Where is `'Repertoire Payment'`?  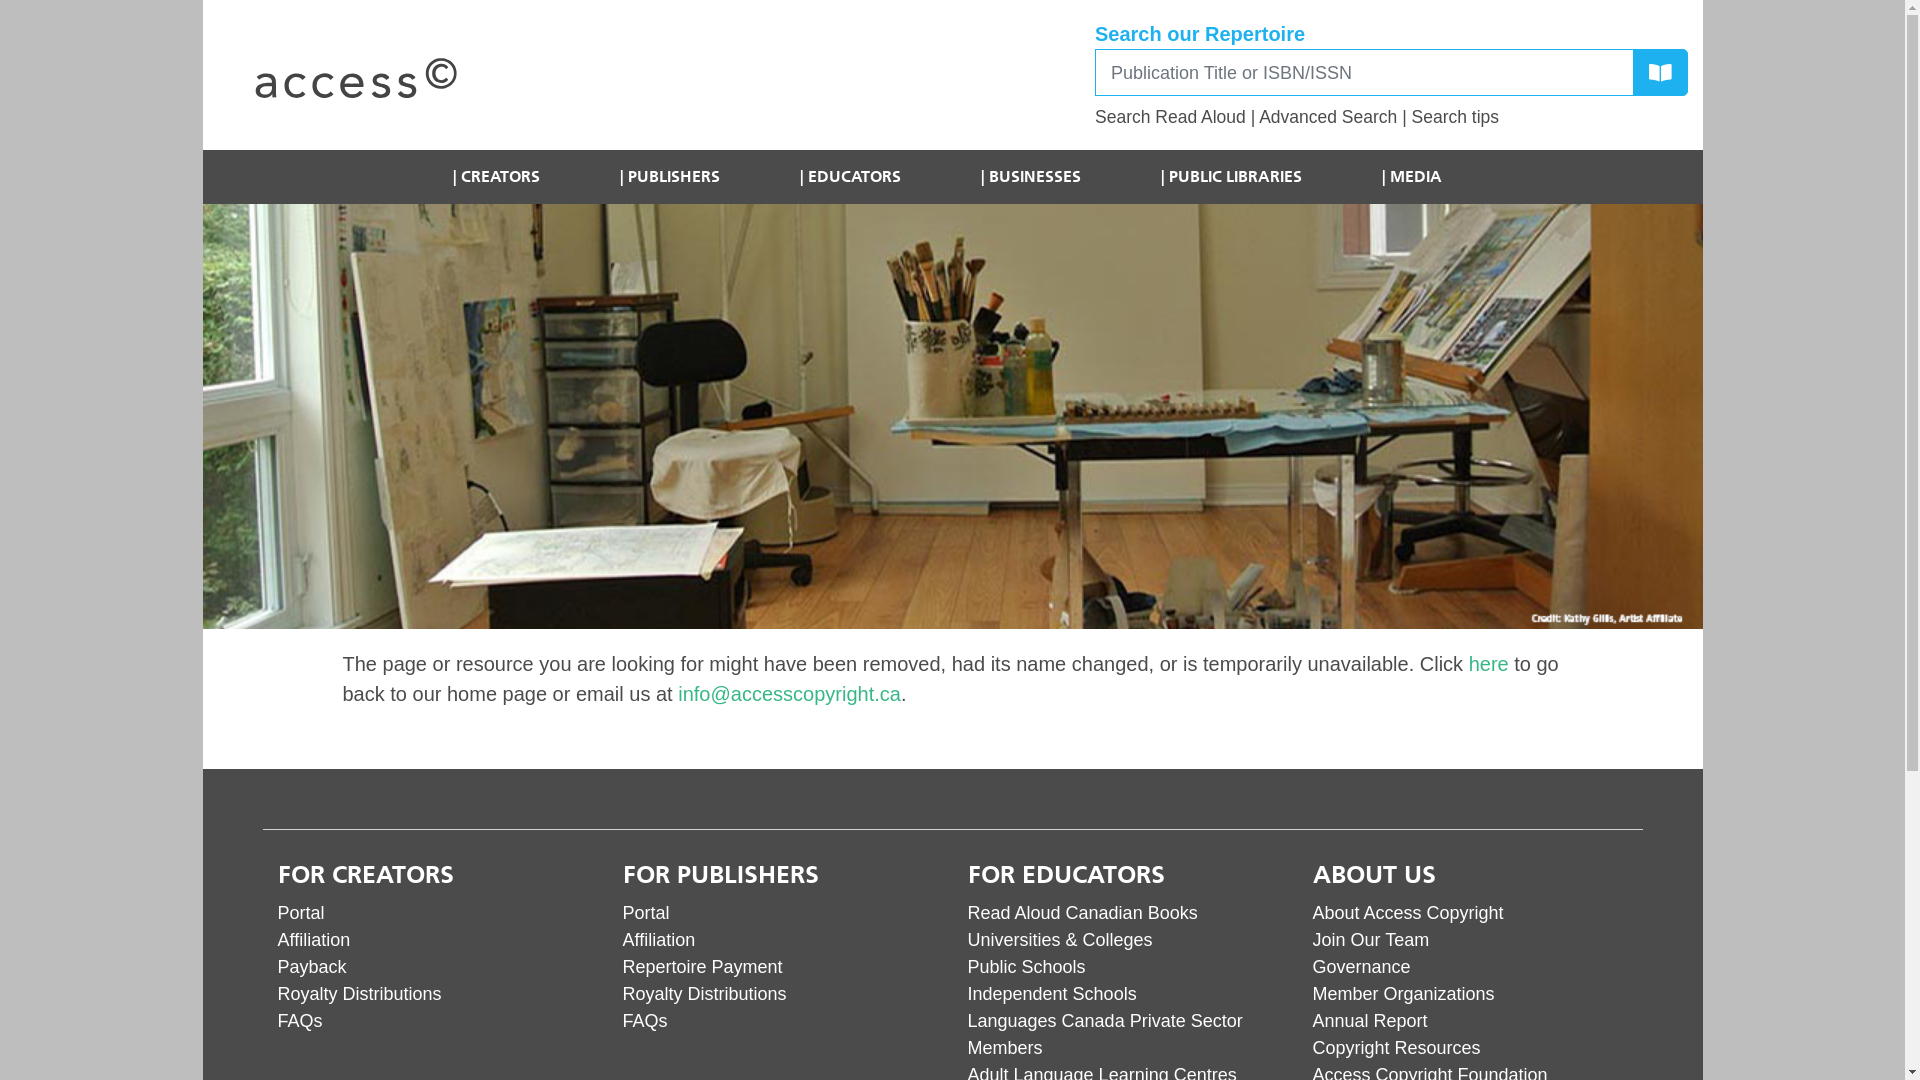
'Repertoire Payment' is located at coordinates (621, 966).